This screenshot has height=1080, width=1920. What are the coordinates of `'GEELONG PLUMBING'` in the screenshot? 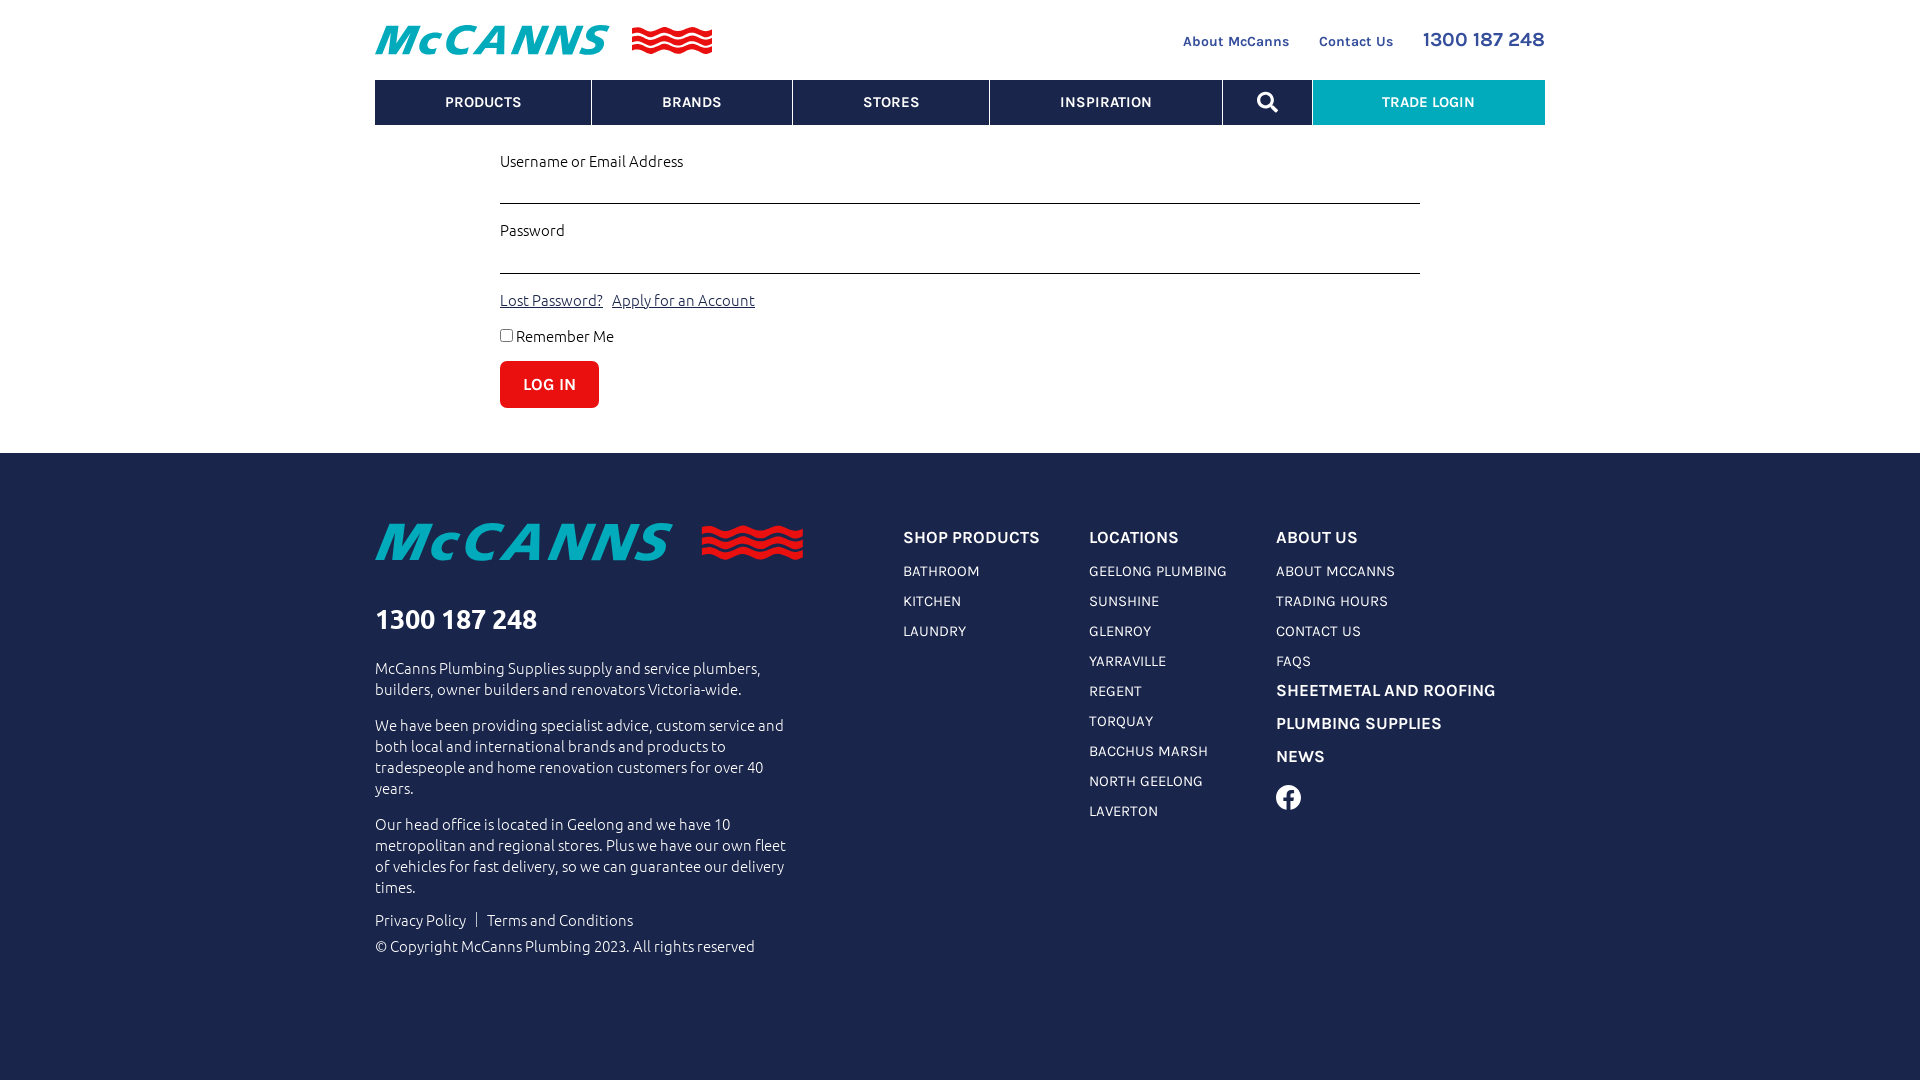 It's located at (1157, 570).